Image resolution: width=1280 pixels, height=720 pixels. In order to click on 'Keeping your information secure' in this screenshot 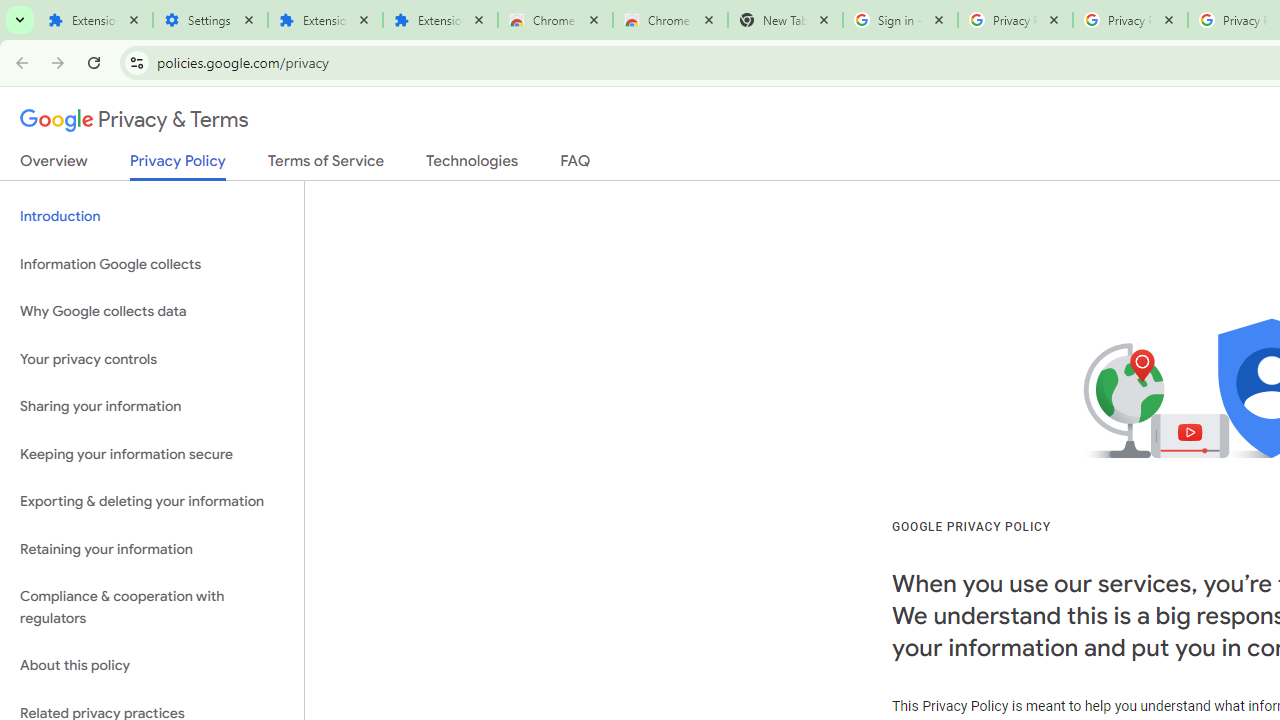, I will do `click(151, 454)`.